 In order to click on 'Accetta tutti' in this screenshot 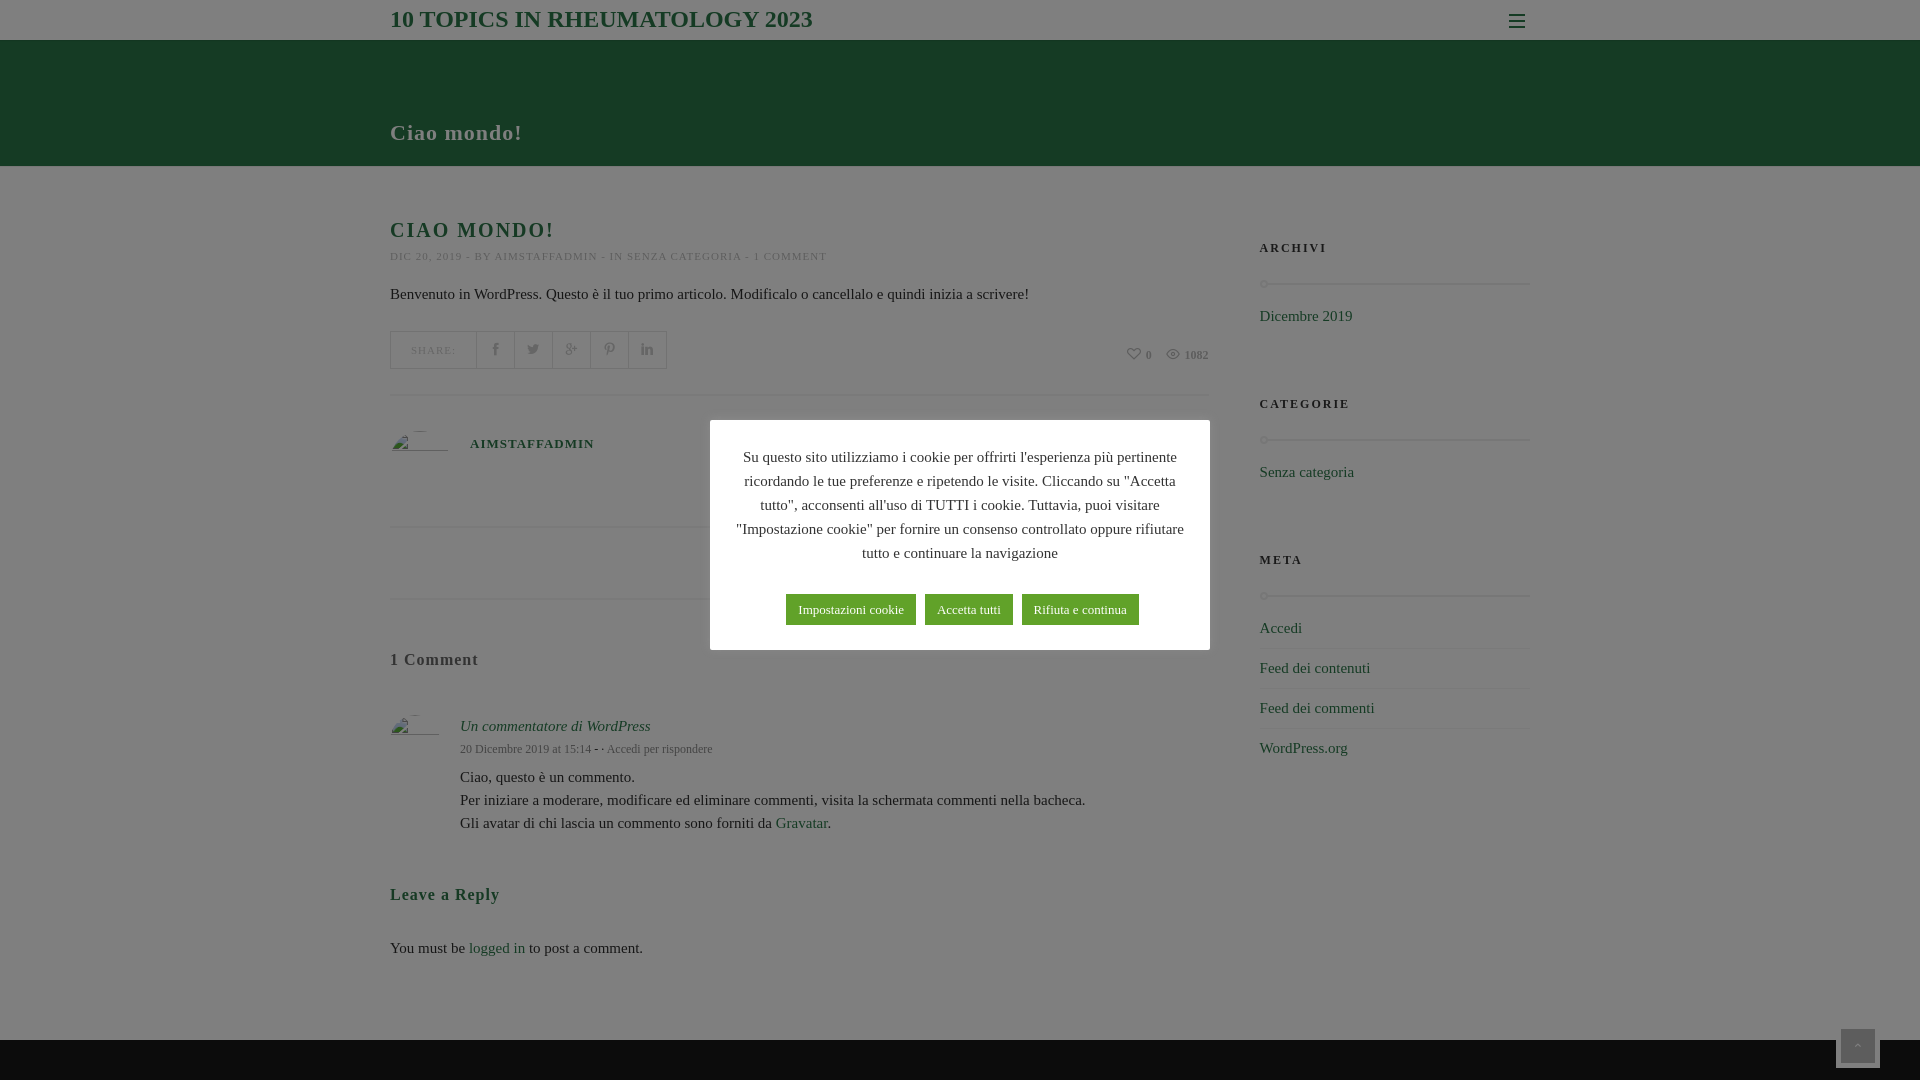, I will do `click(969, 608)`.